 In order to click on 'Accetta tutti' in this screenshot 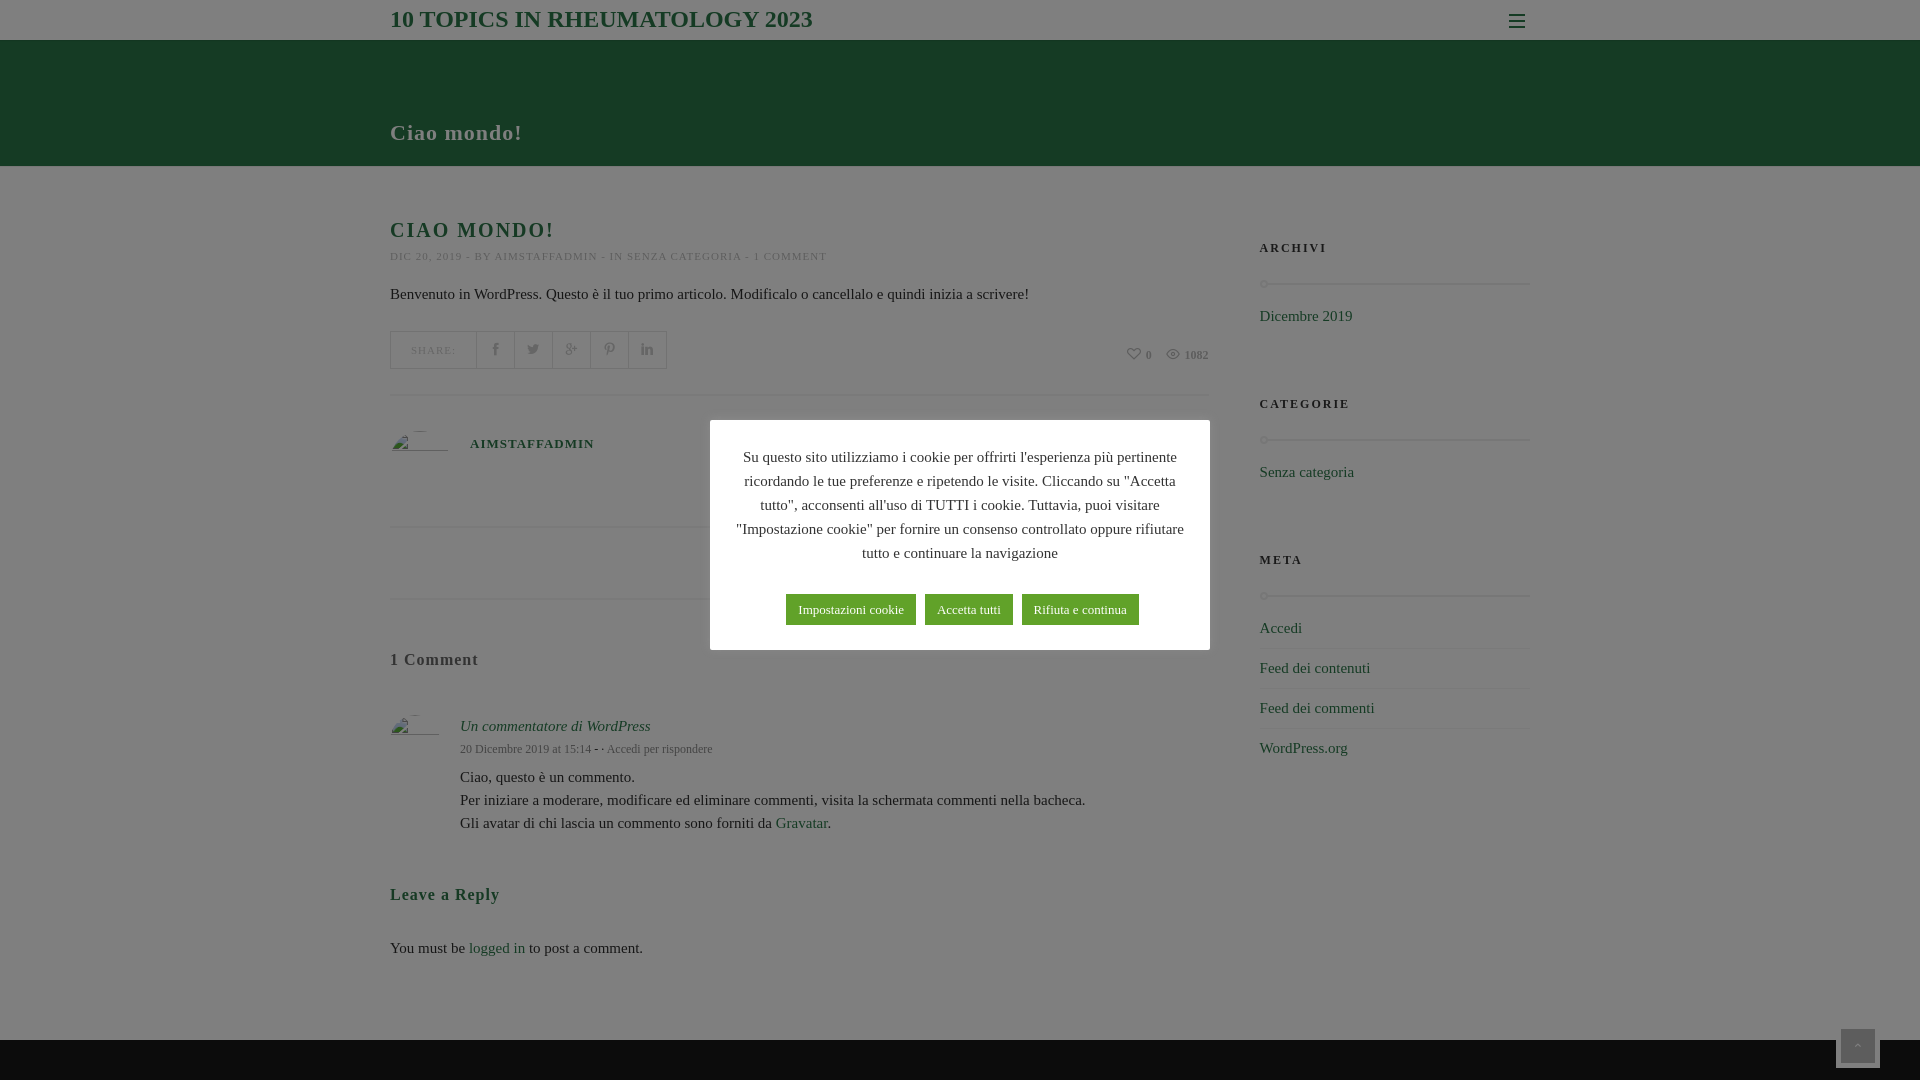, I will do `click(969, 608)`.